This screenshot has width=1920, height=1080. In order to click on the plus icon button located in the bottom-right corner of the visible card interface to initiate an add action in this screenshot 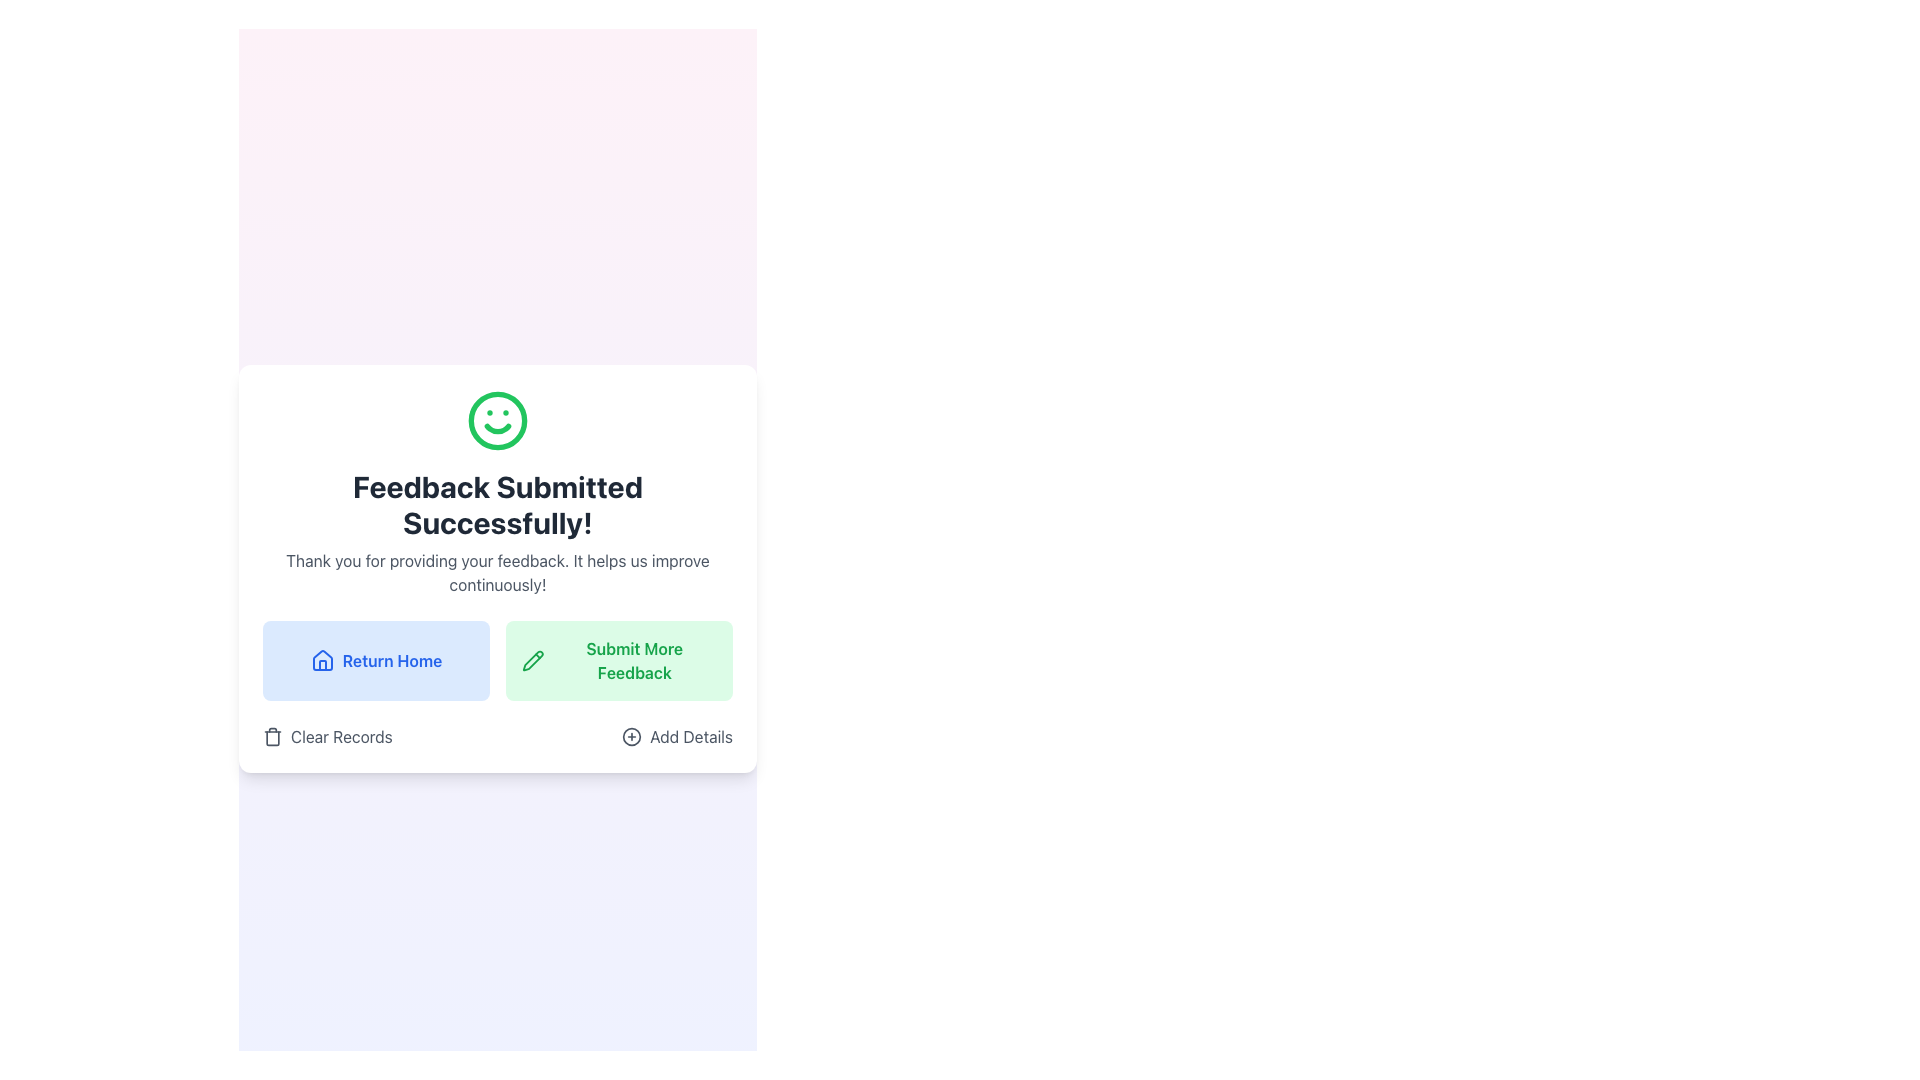, I will do `click(631, 736)`.